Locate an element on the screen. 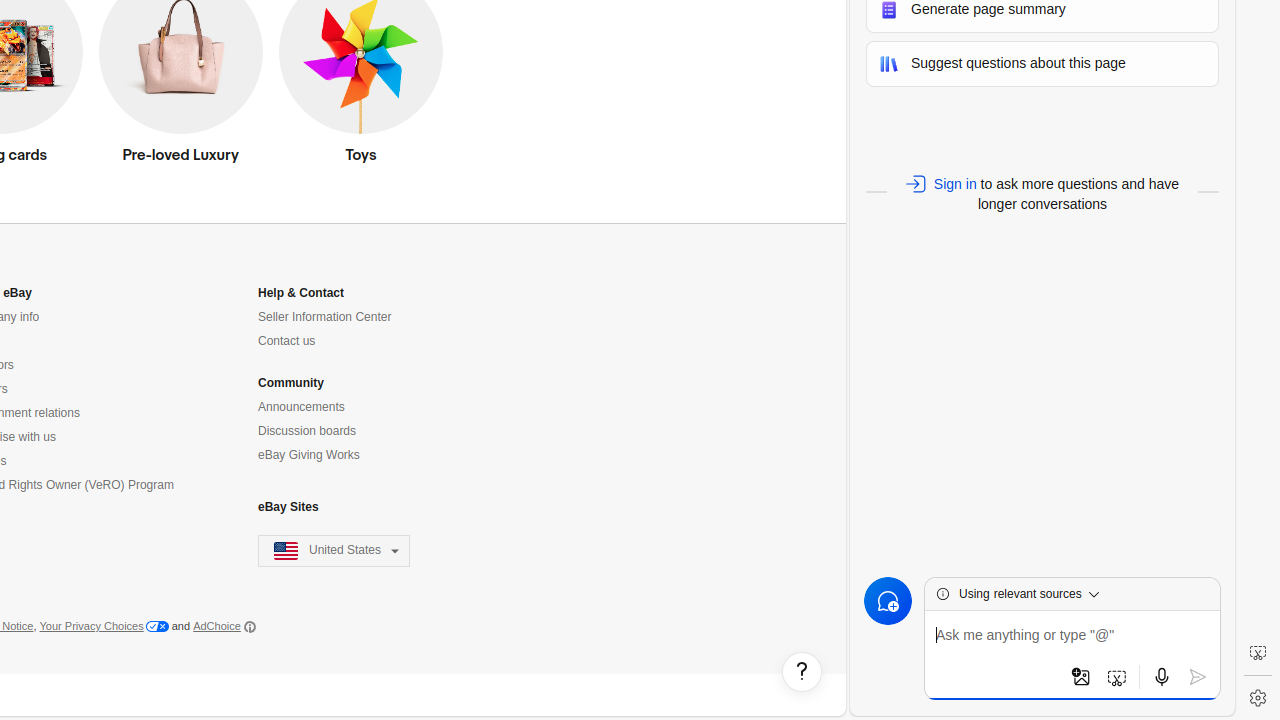 This screenshot has width=1280, height=720. 'Use microphone' is located at coordinates (1161, 676).